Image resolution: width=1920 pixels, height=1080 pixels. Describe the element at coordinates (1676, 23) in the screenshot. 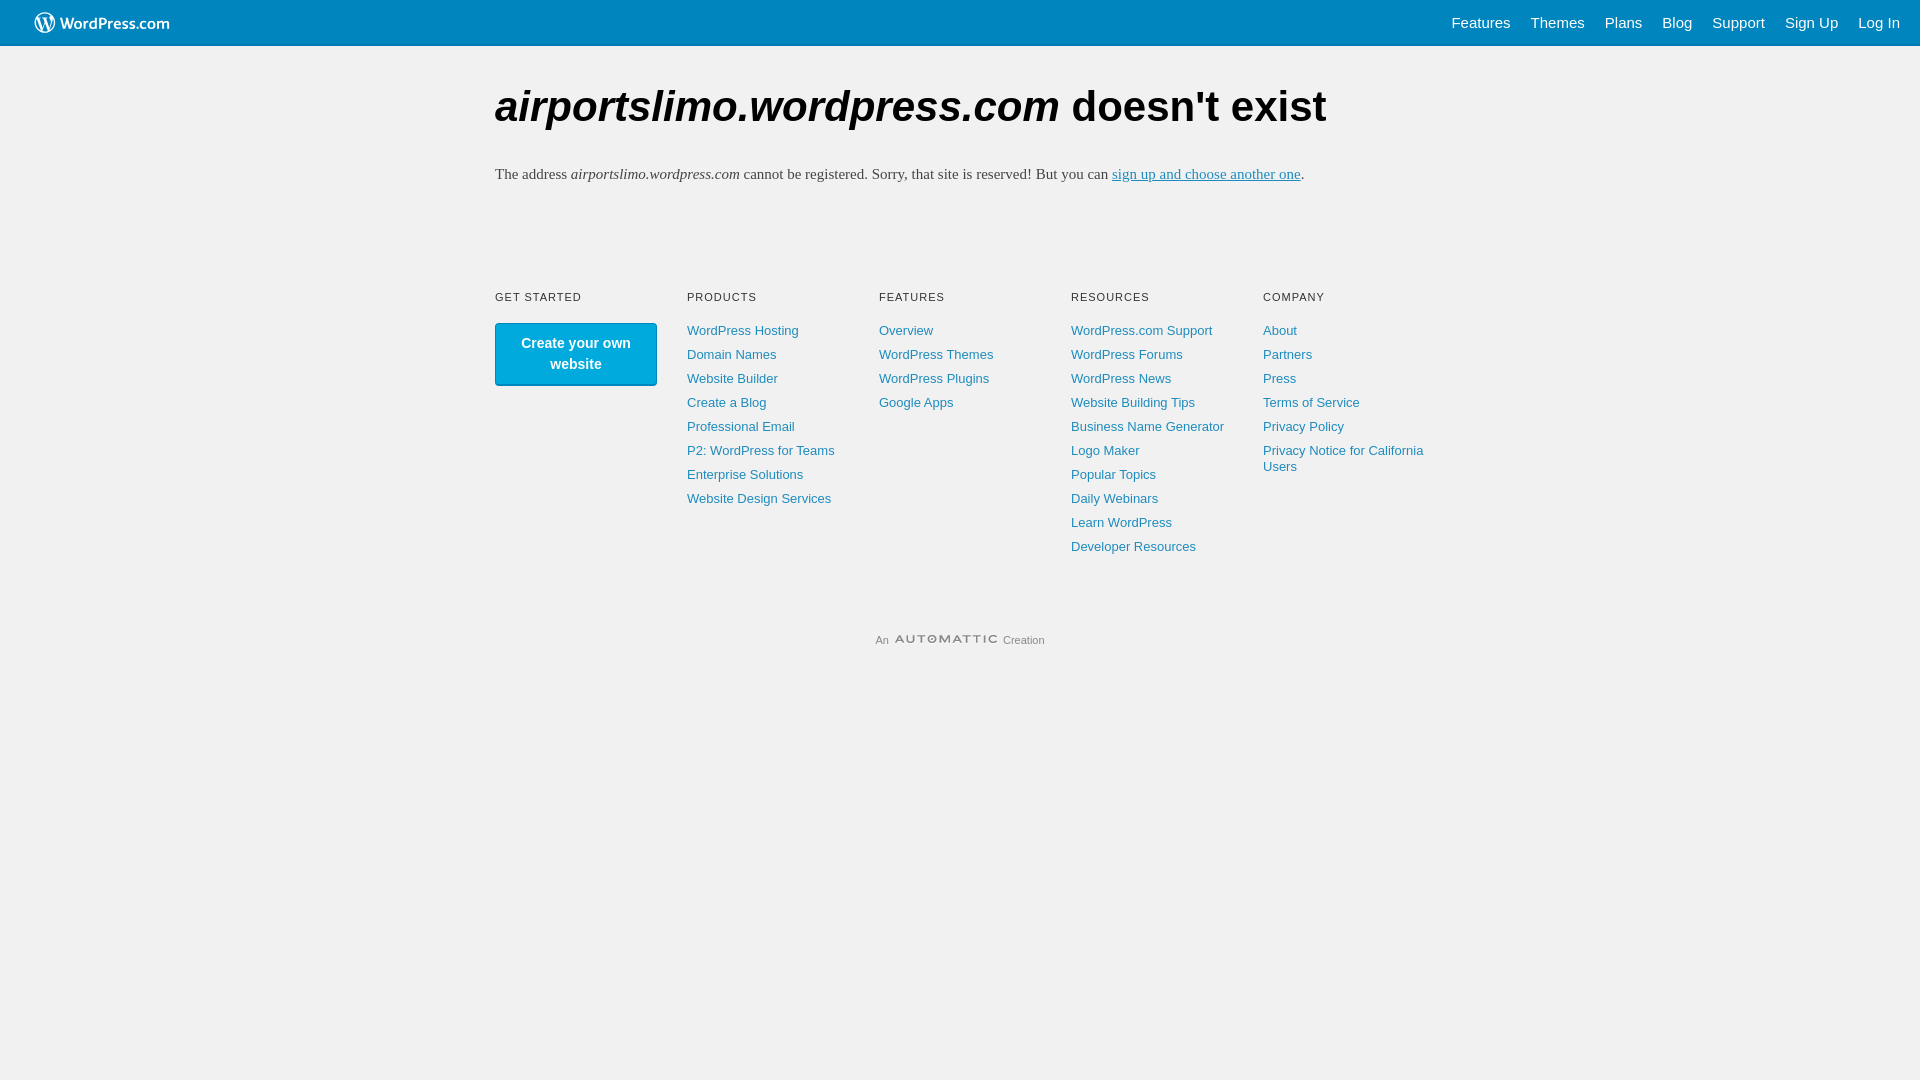

I see `'Blog'` at that location.